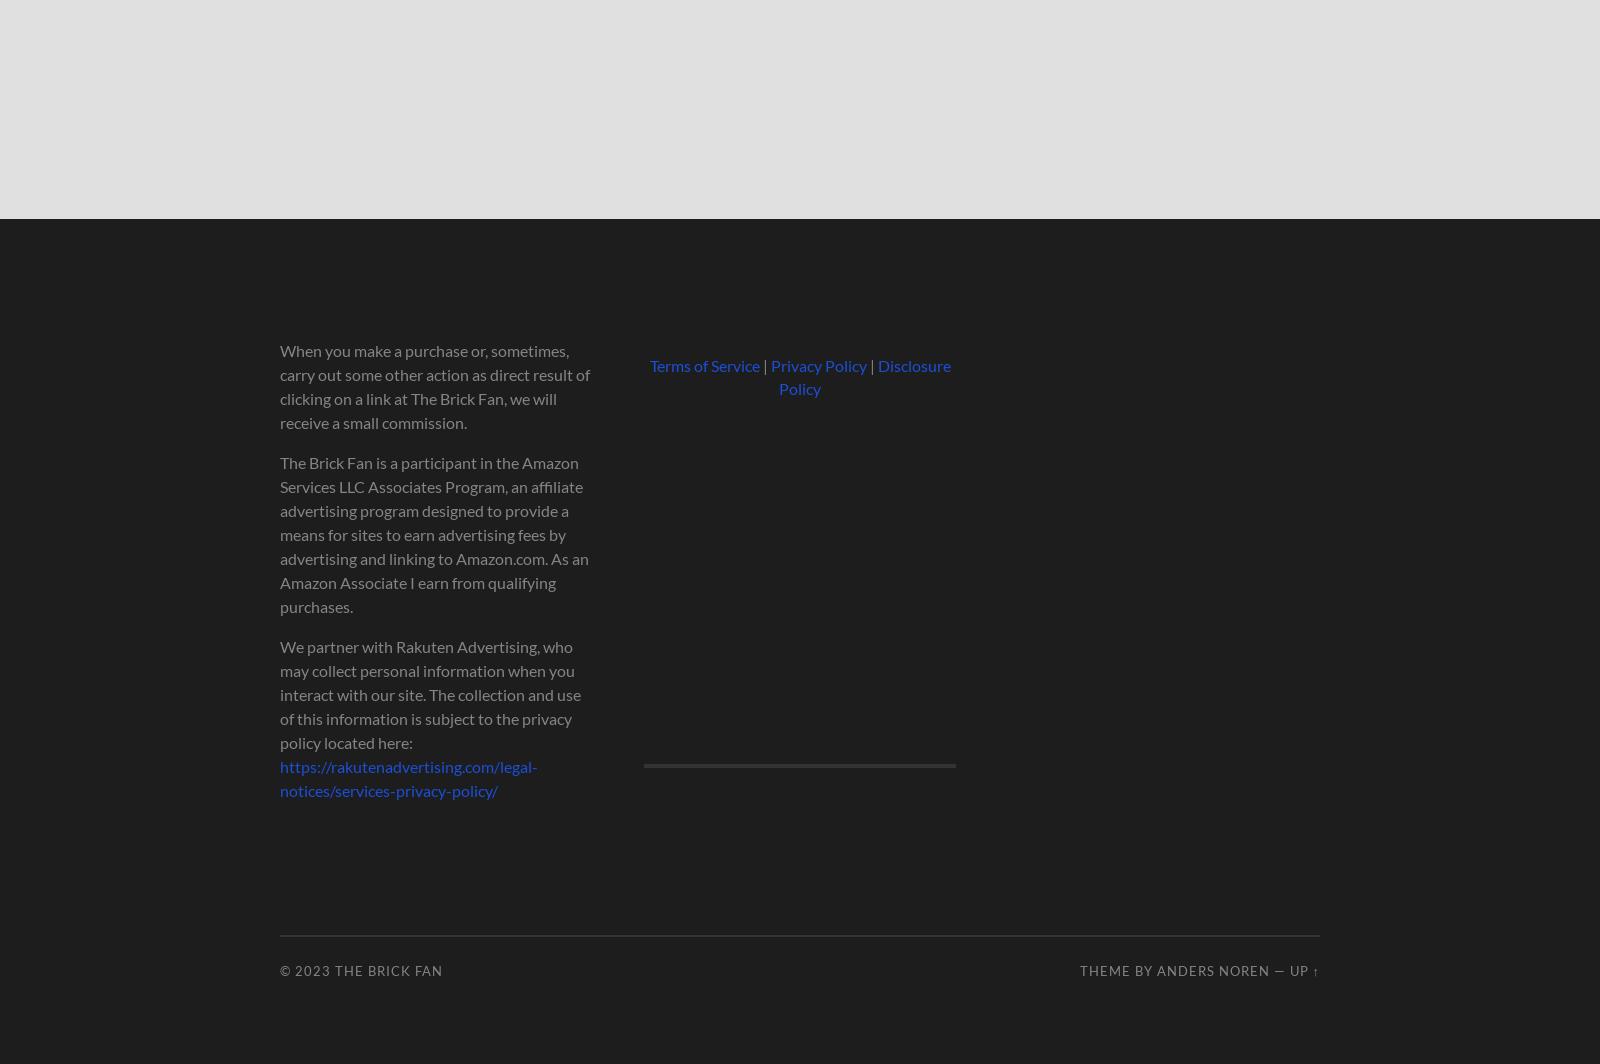  What do you see at coordinates (816, 365) in the screenshot?
I see `'Privacy Policy'` at bounding box center [816, 365].